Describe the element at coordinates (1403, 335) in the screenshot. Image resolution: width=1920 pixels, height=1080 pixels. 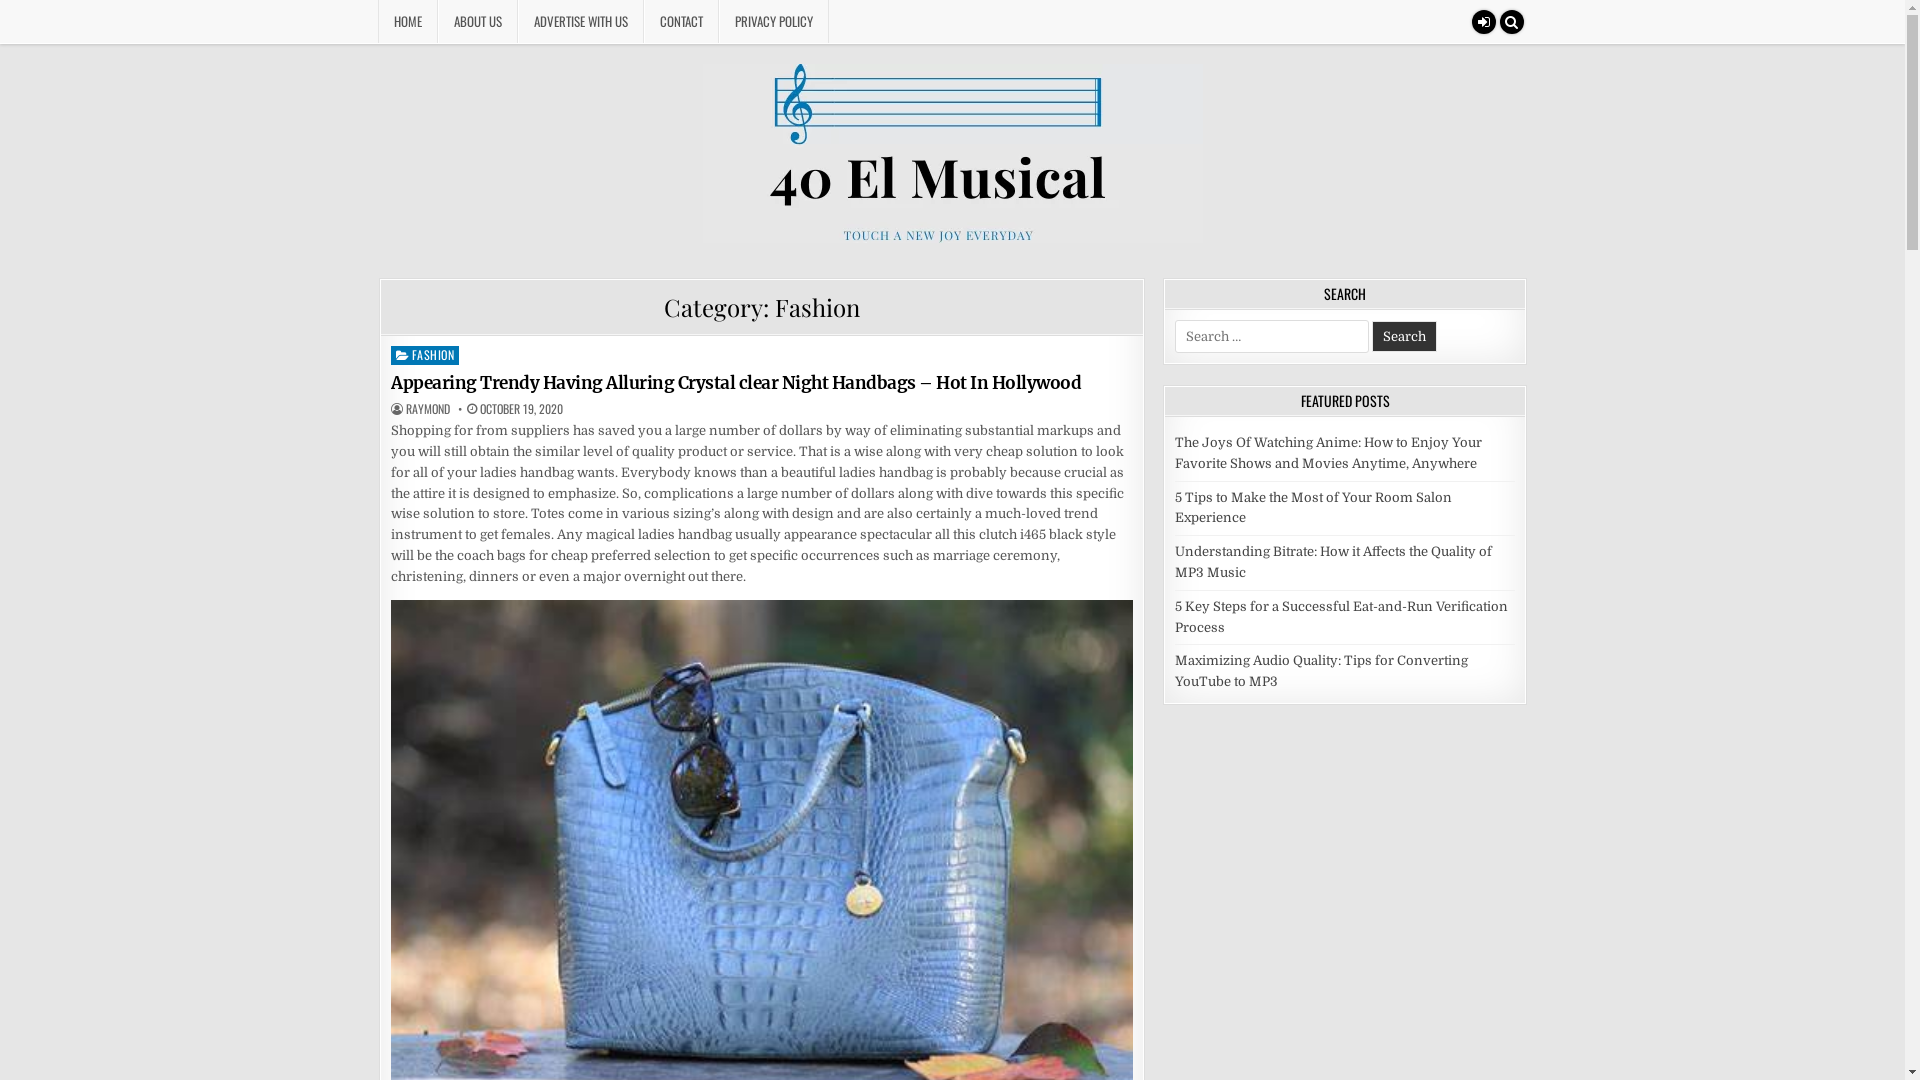
I see `'Search'` at that location.